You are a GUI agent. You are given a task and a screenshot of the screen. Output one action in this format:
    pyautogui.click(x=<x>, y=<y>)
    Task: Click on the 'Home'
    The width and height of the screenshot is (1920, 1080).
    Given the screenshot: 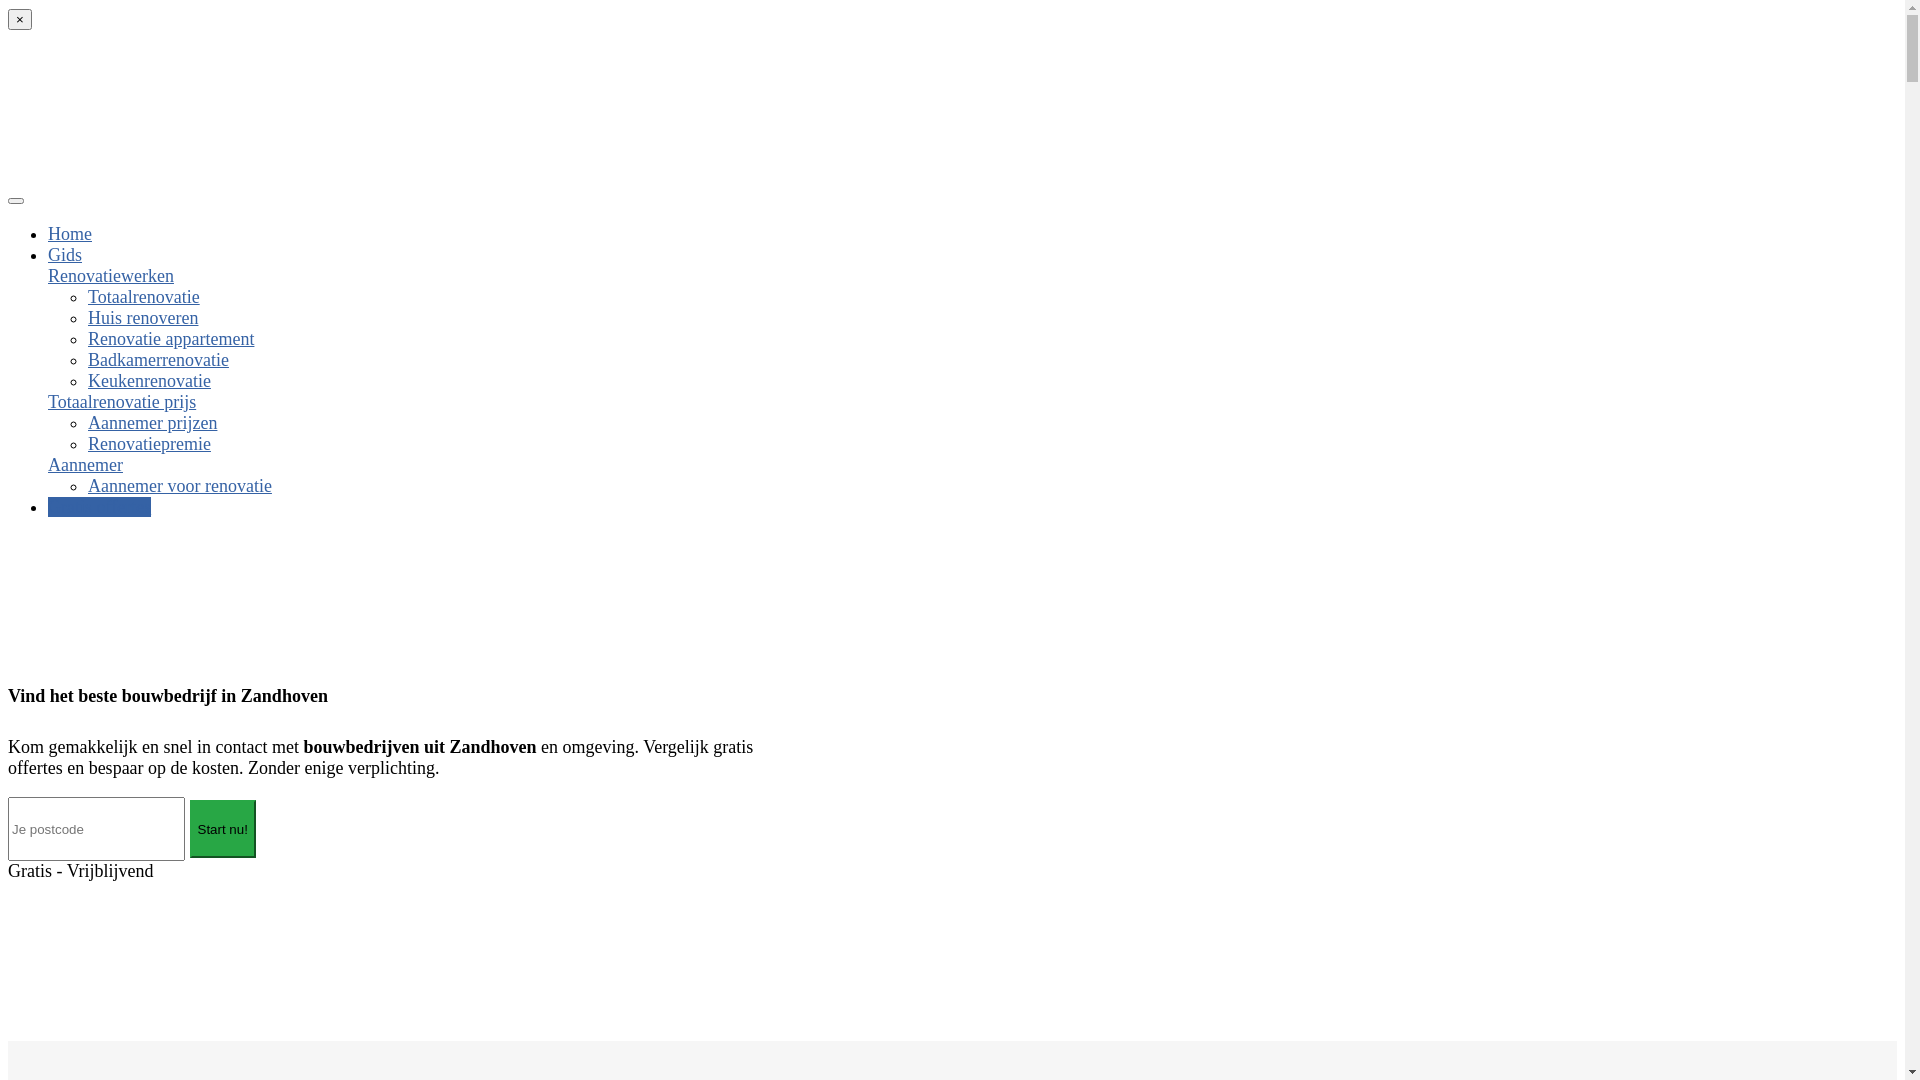 What is the action you would take?
    pyautogui.click(x=70, y=233)
    